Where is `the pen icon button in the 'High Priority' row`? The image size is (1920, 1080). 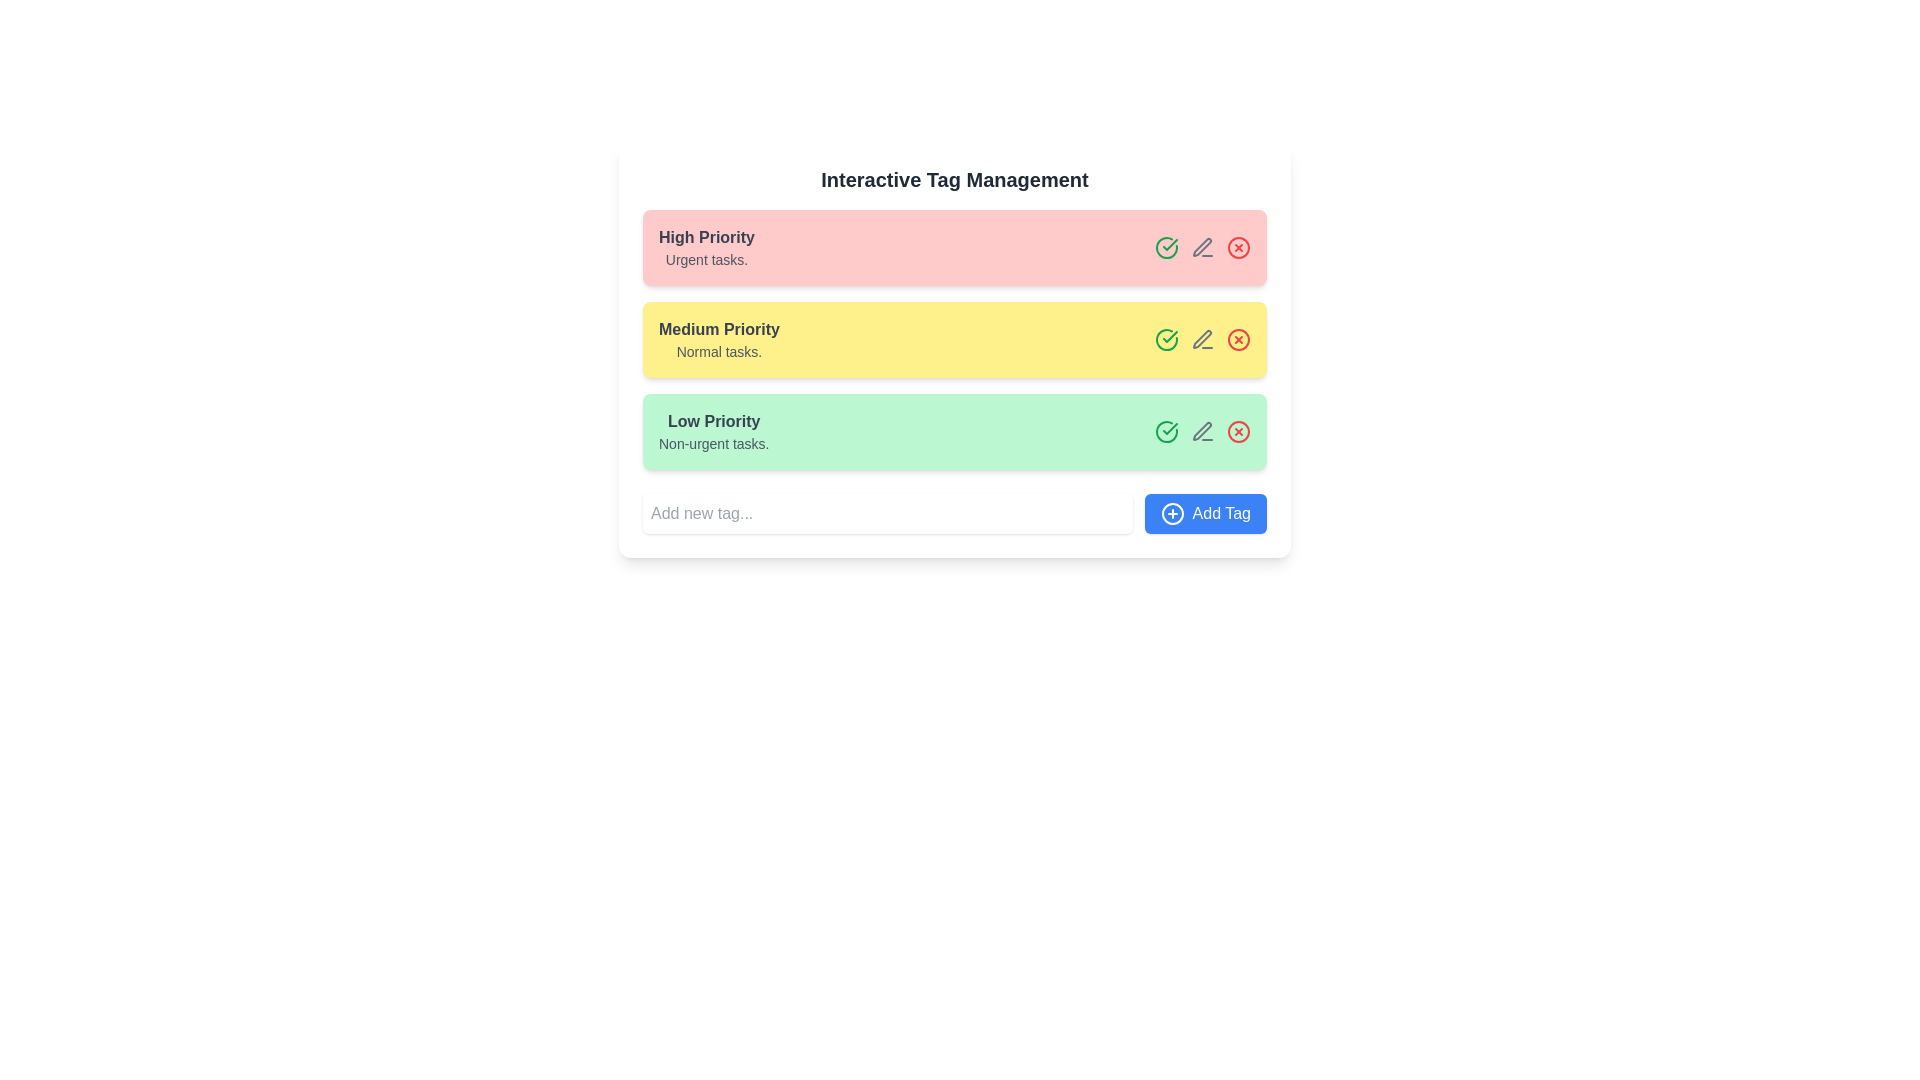
the pen icon button in the 'High Priority' row is located at coordinates (1202, 246).